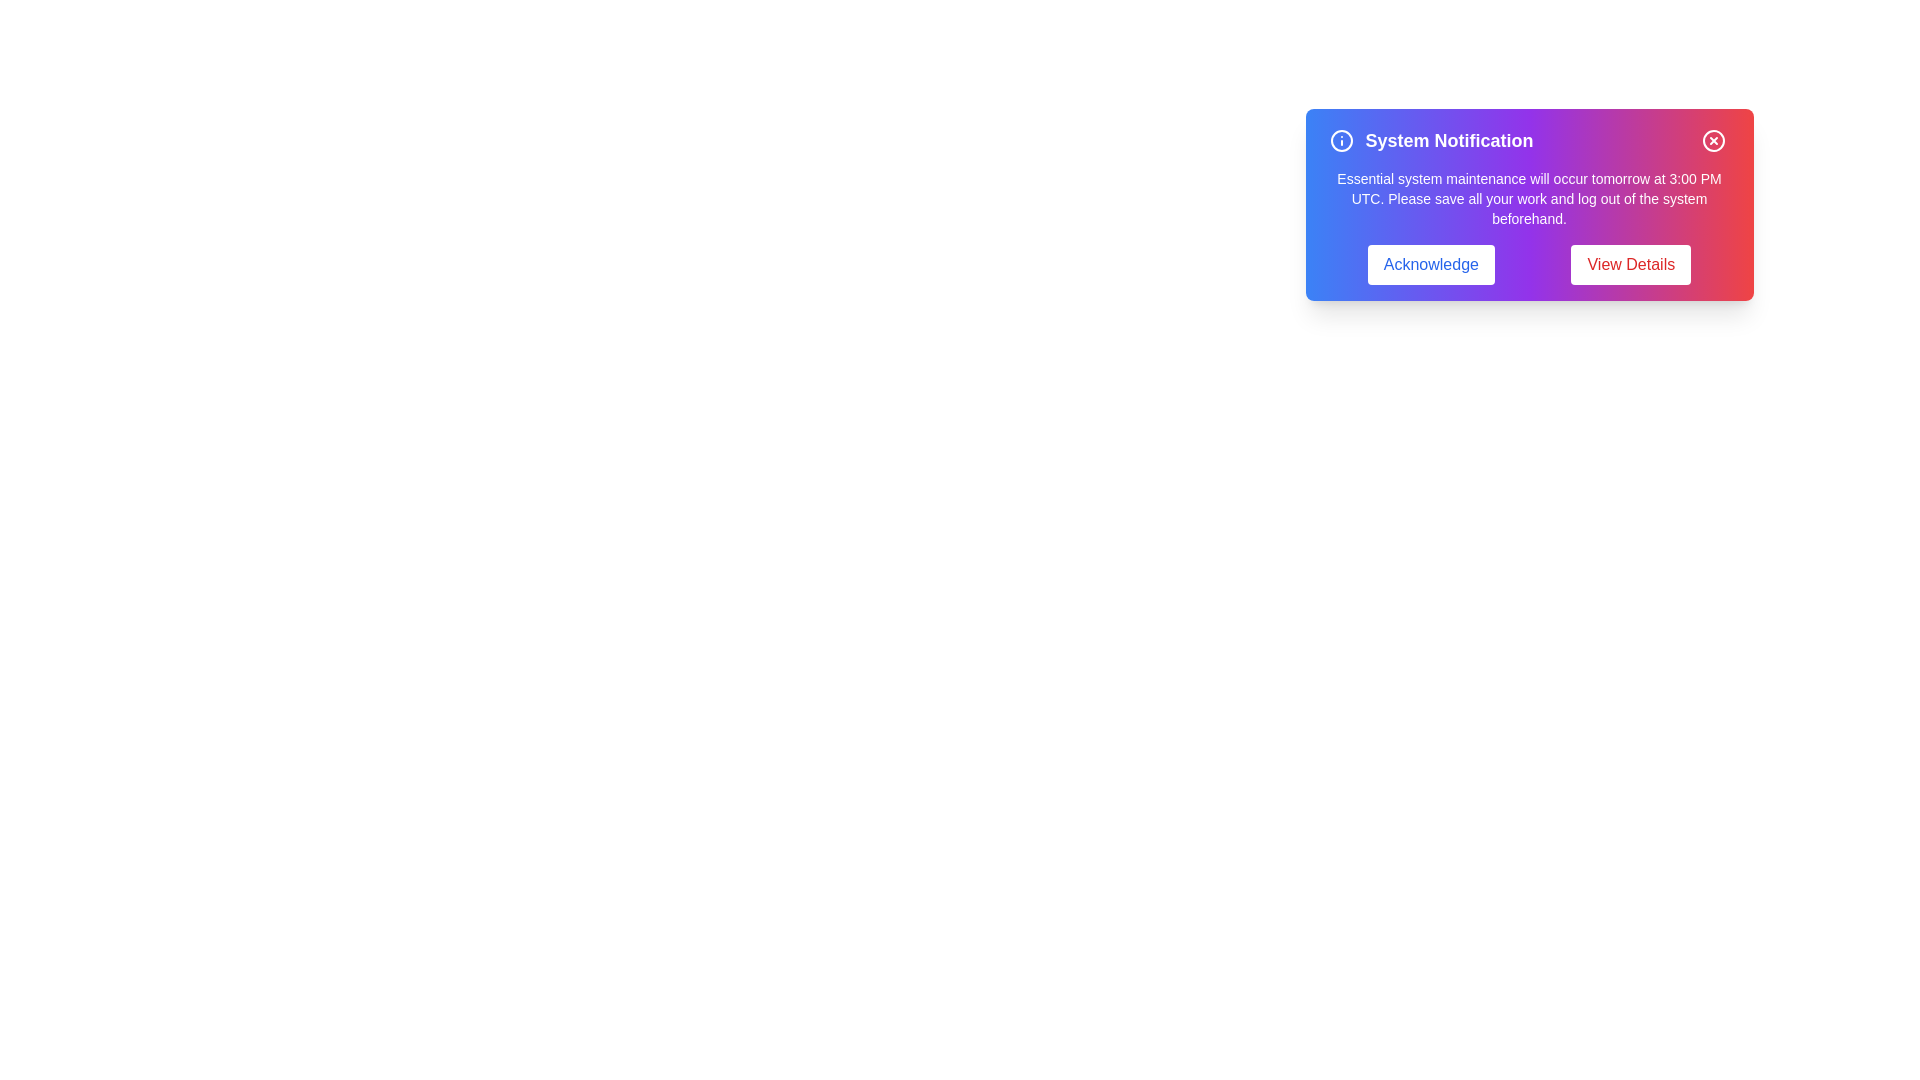  Describe the element at coordinates (1430, 264) in the screenshot. I see `the button labeled Acknowledge to view its hover effect` at that location.